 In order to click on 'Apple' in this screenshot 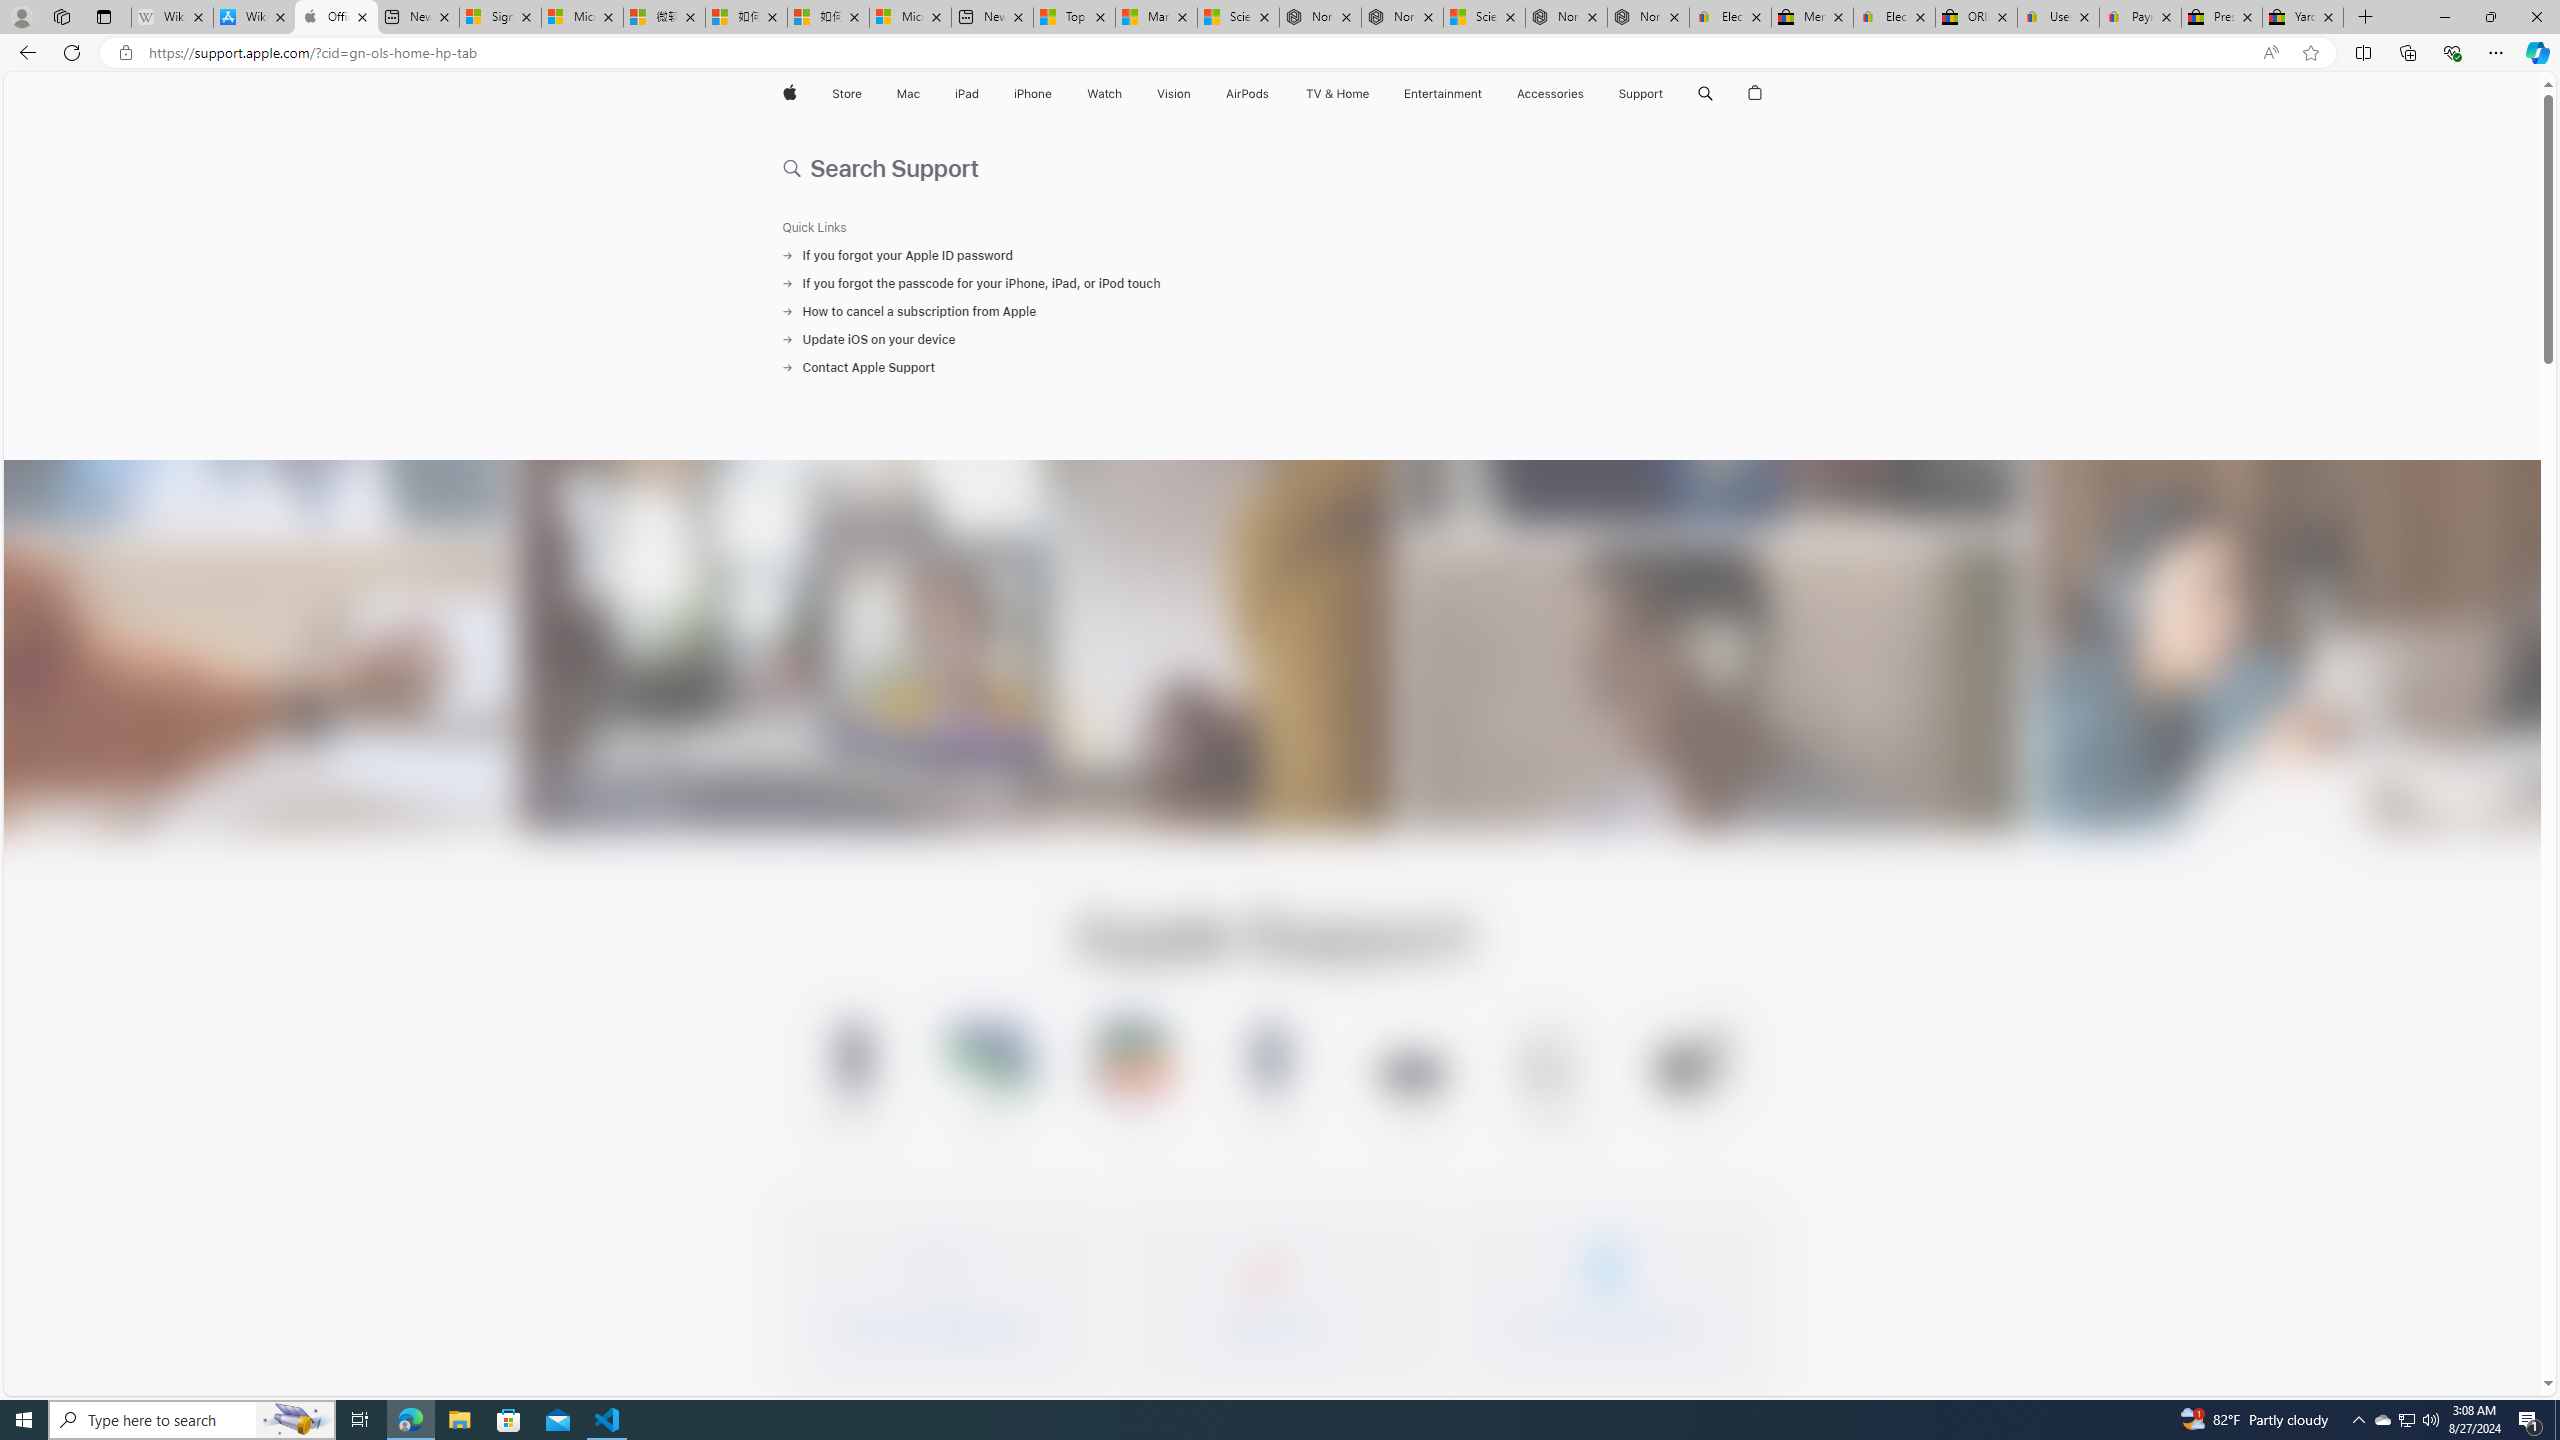, I will do `click(787, 93)`.